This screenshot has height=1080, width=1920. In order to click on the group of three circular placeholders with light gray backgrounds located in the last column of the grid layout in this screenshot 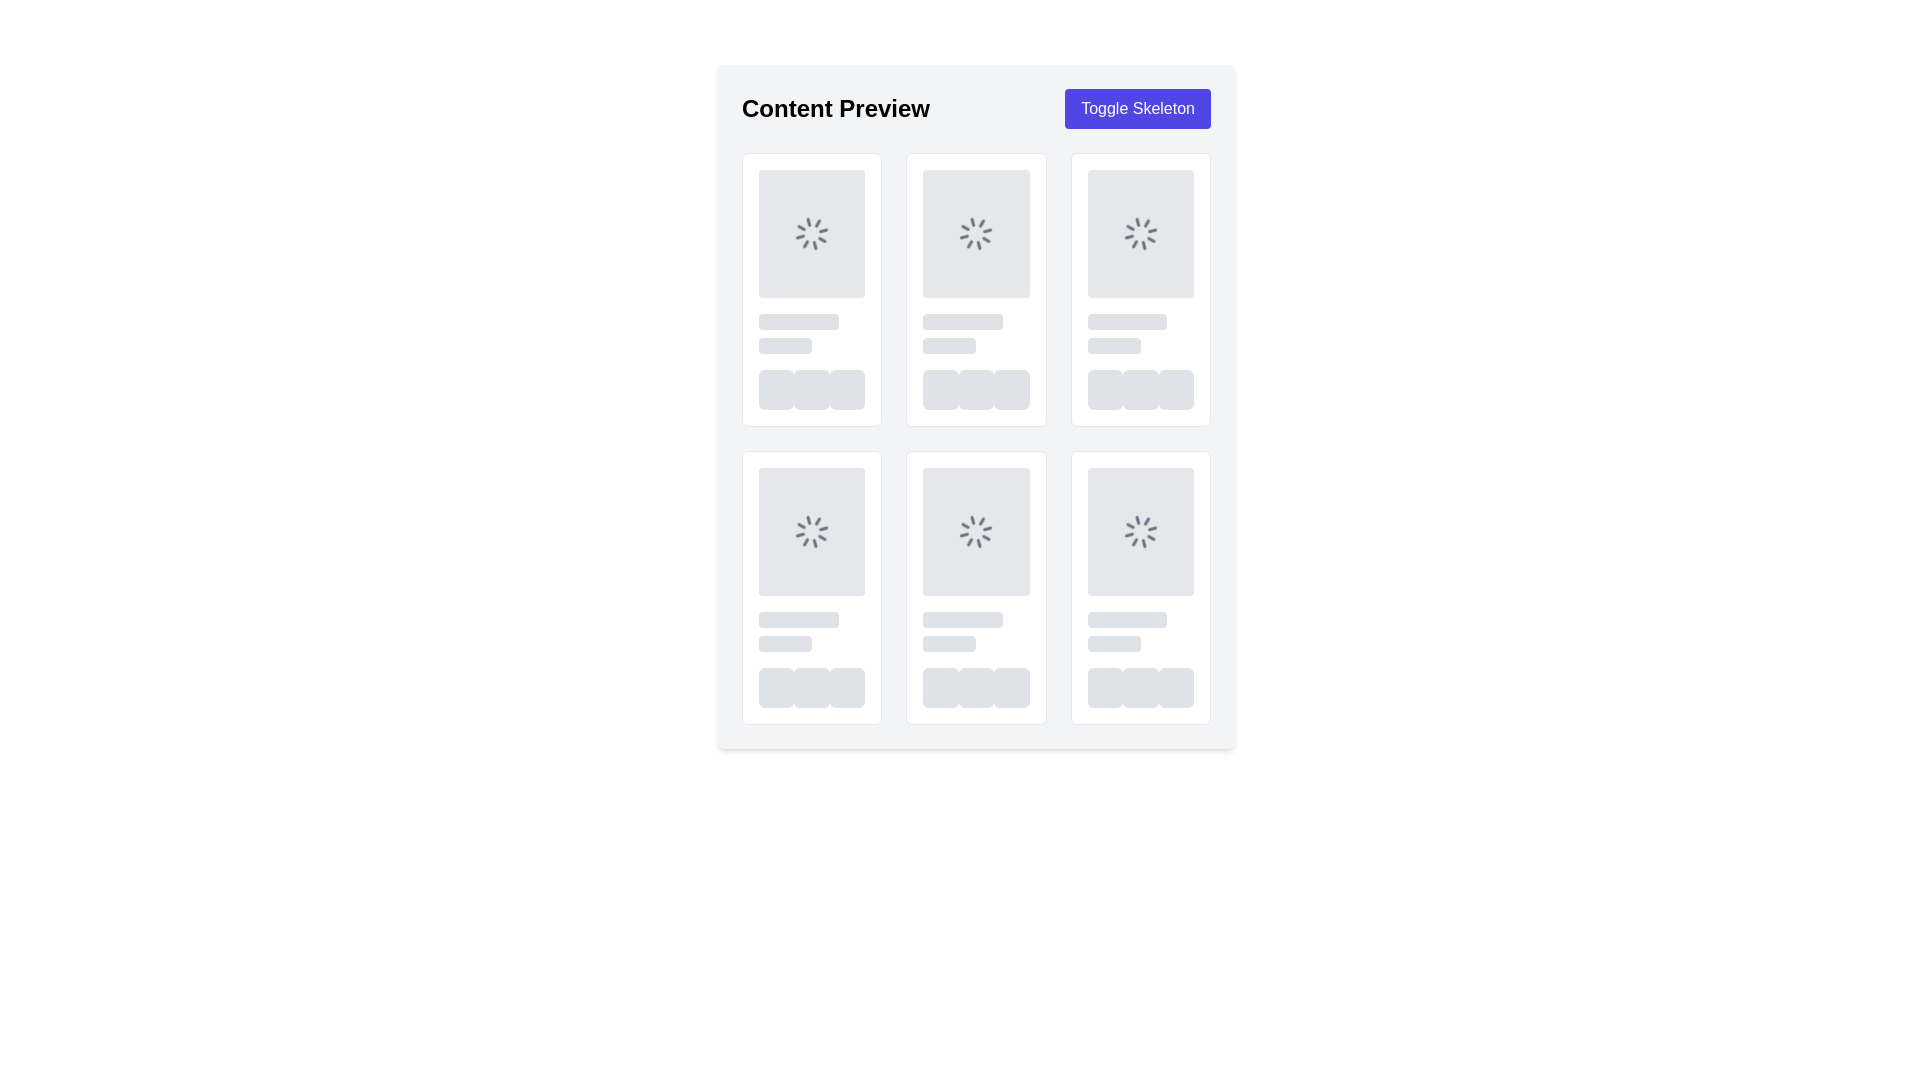, I will do `click(1140, 389)`.